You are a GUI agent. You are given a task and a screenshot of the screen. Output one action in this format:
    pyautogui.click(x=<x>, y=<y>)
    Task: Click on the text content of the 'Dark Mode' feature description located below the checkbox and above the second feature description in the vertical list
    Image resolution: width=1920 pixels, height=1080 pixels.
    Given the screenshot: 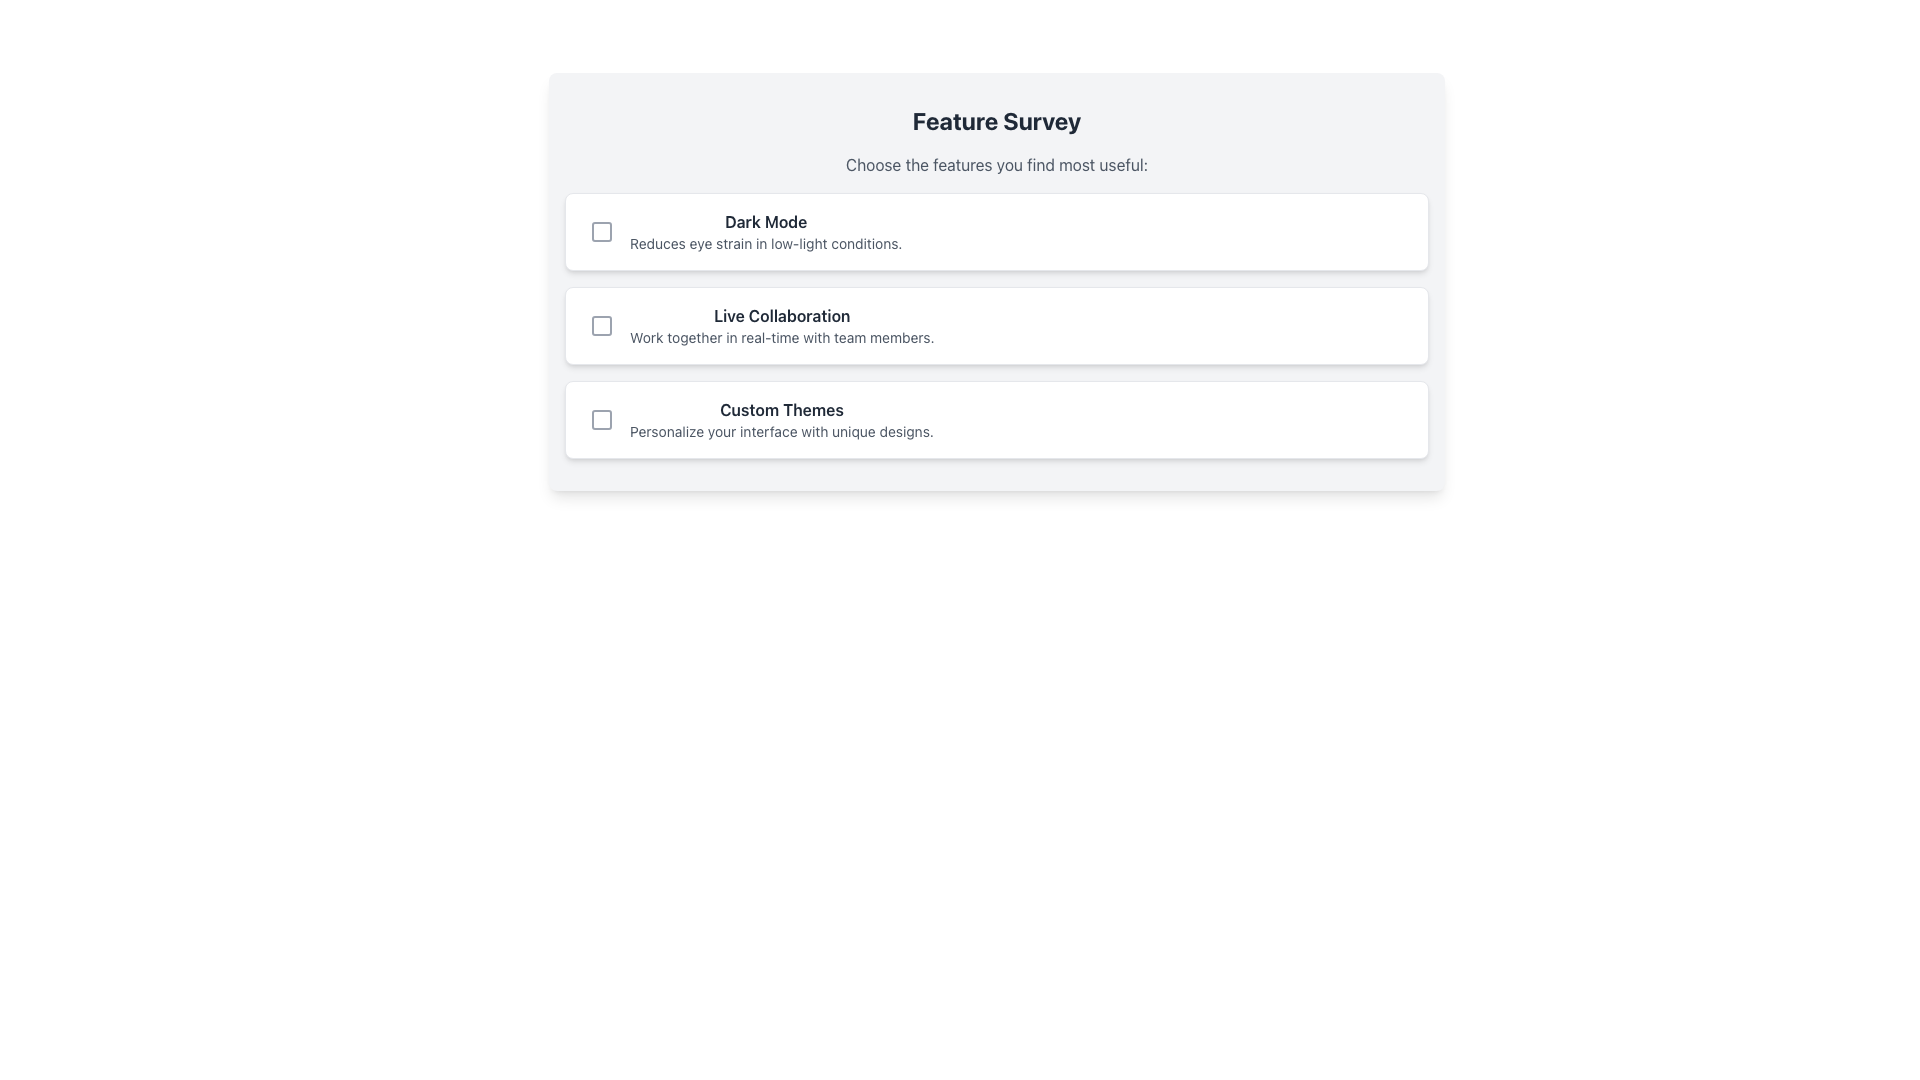 What is the action you would take?
    pyautogui.click(x=765, y=230)
    